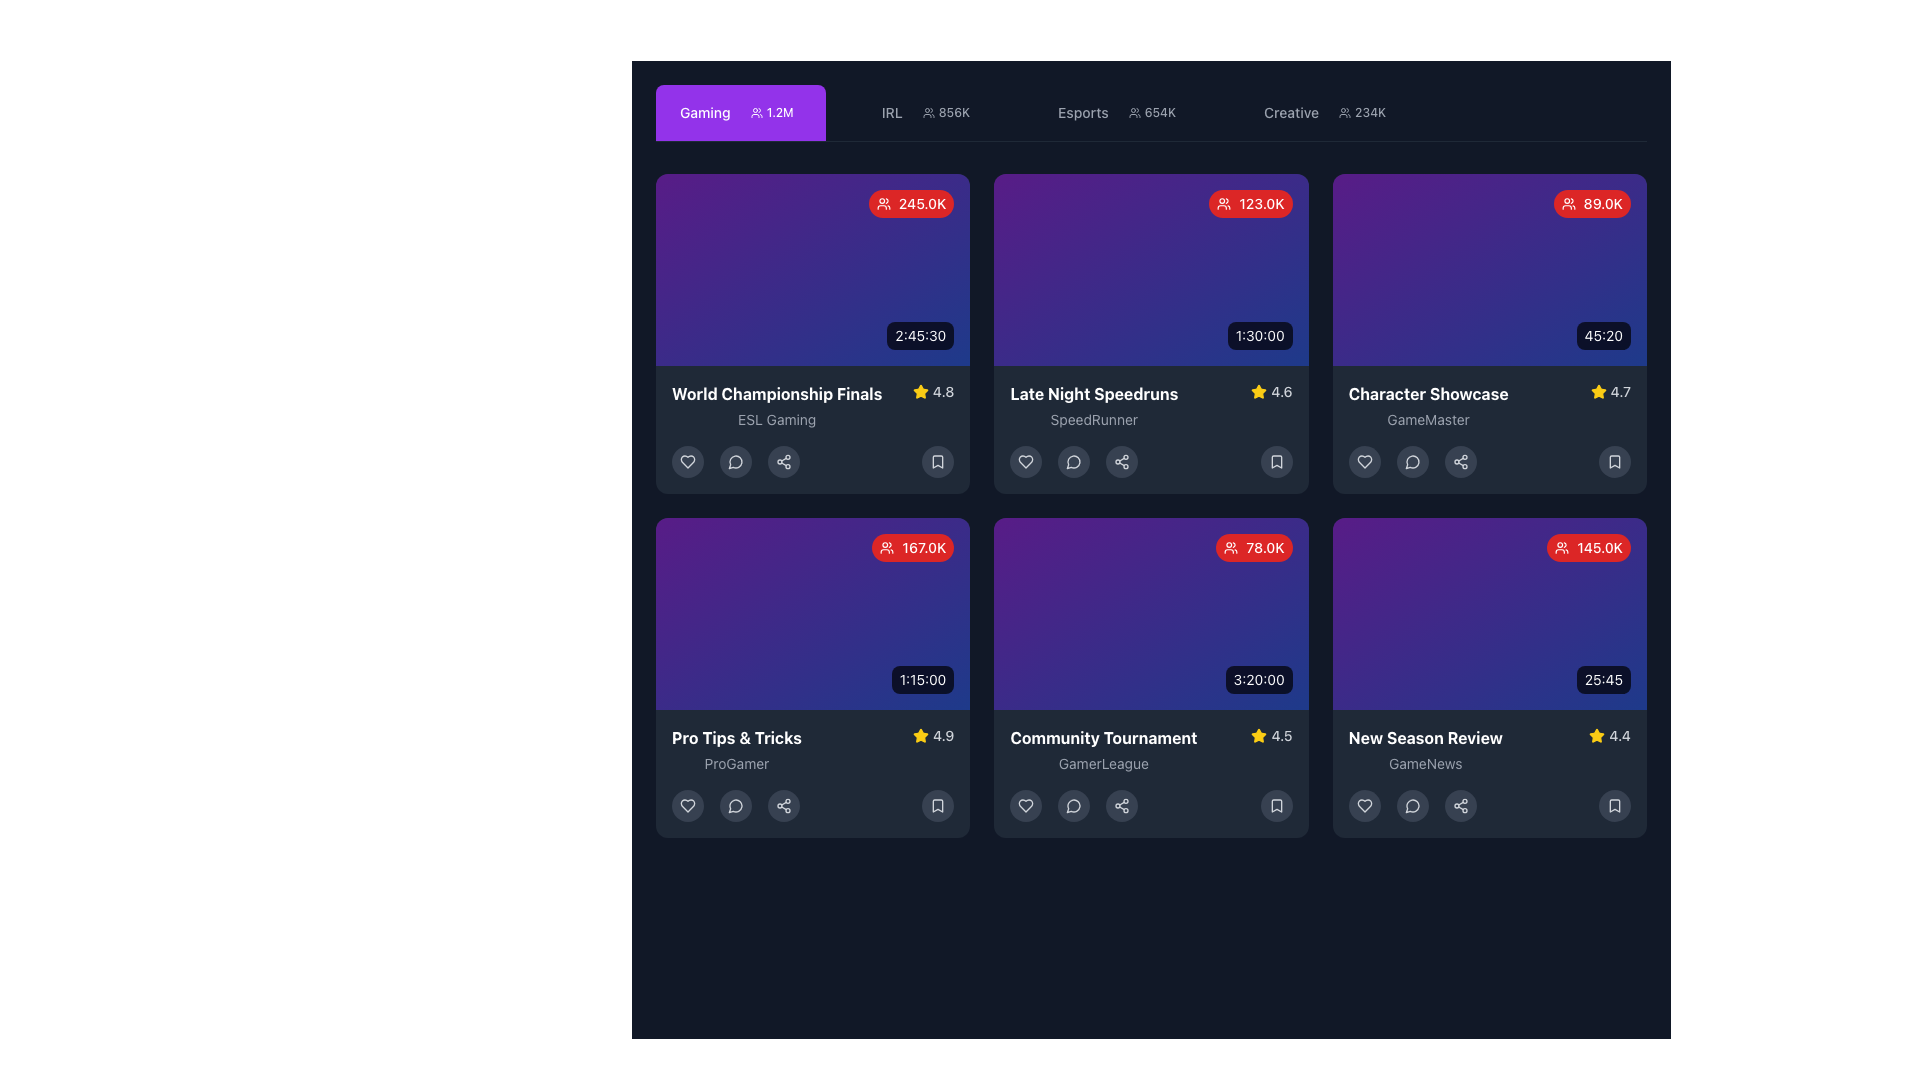 This screenshot has height=1080, width=1920. Describe the element at coordinates (1610, 736) in the screenshot. I see `the Rating indicator element displaying a star icon and a numeric rating of '4.4' in medium gray font, located in the card titled 'New Season Review'` at that location.